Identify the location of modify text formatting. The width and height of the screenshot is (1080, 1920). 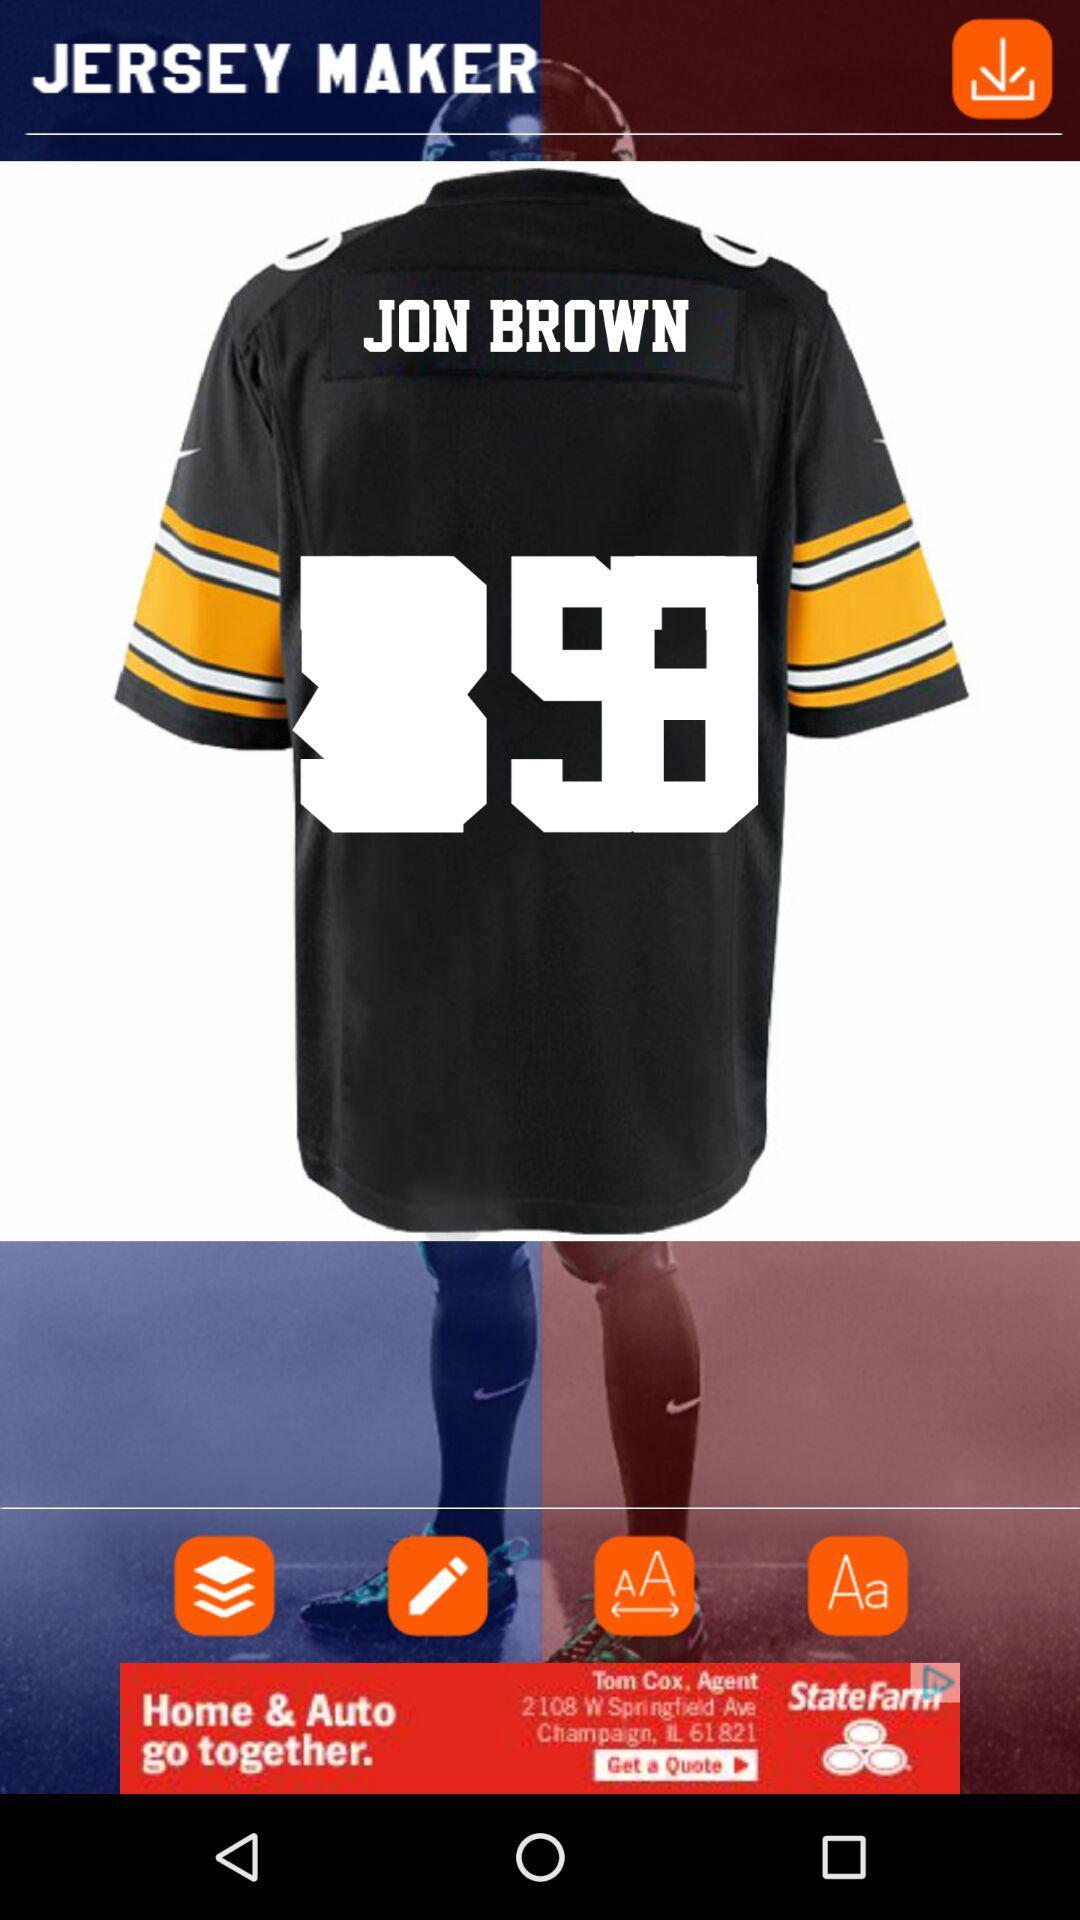
(855, 1584).